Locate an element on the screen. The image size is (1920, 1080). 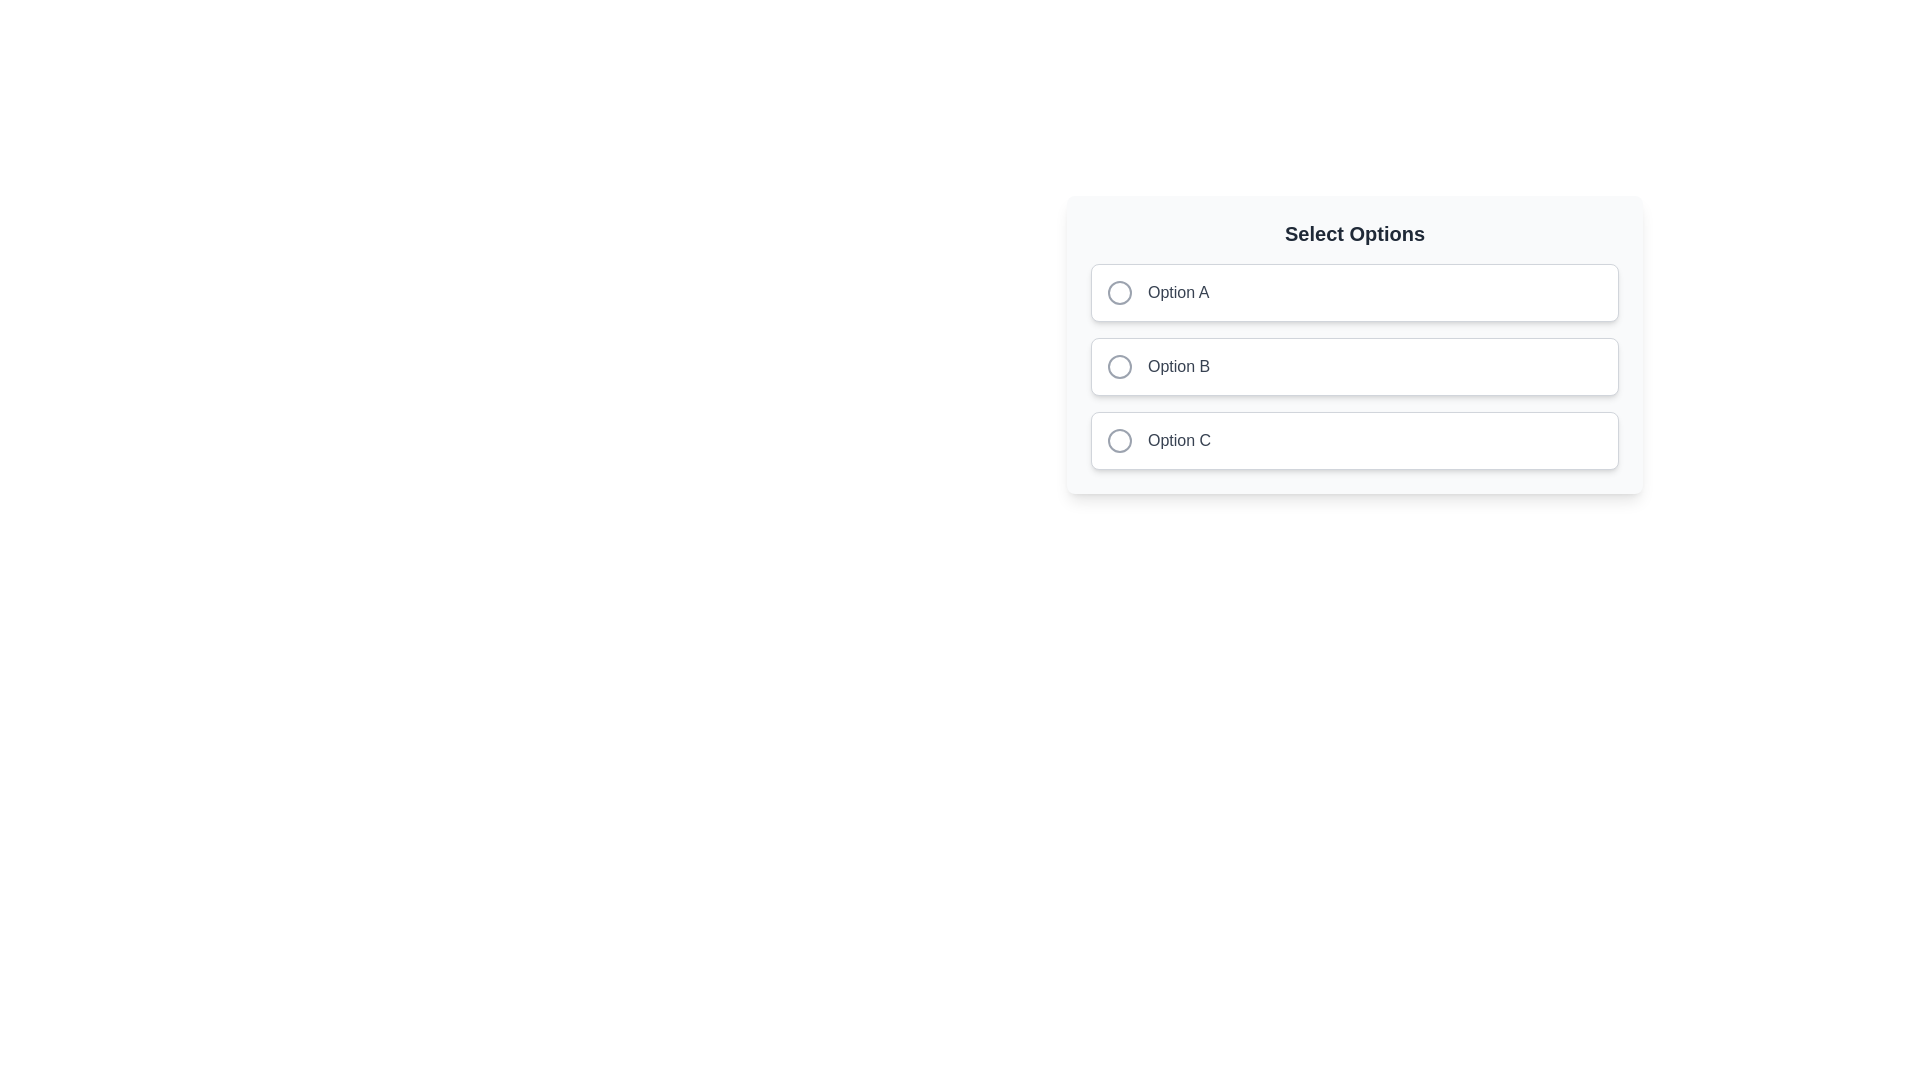
the text label displaying 'Option C', which is positioned in the third option row beneath 'Option B' and aligned to the right of a circular indicator is located at coordinates (1179, 439).